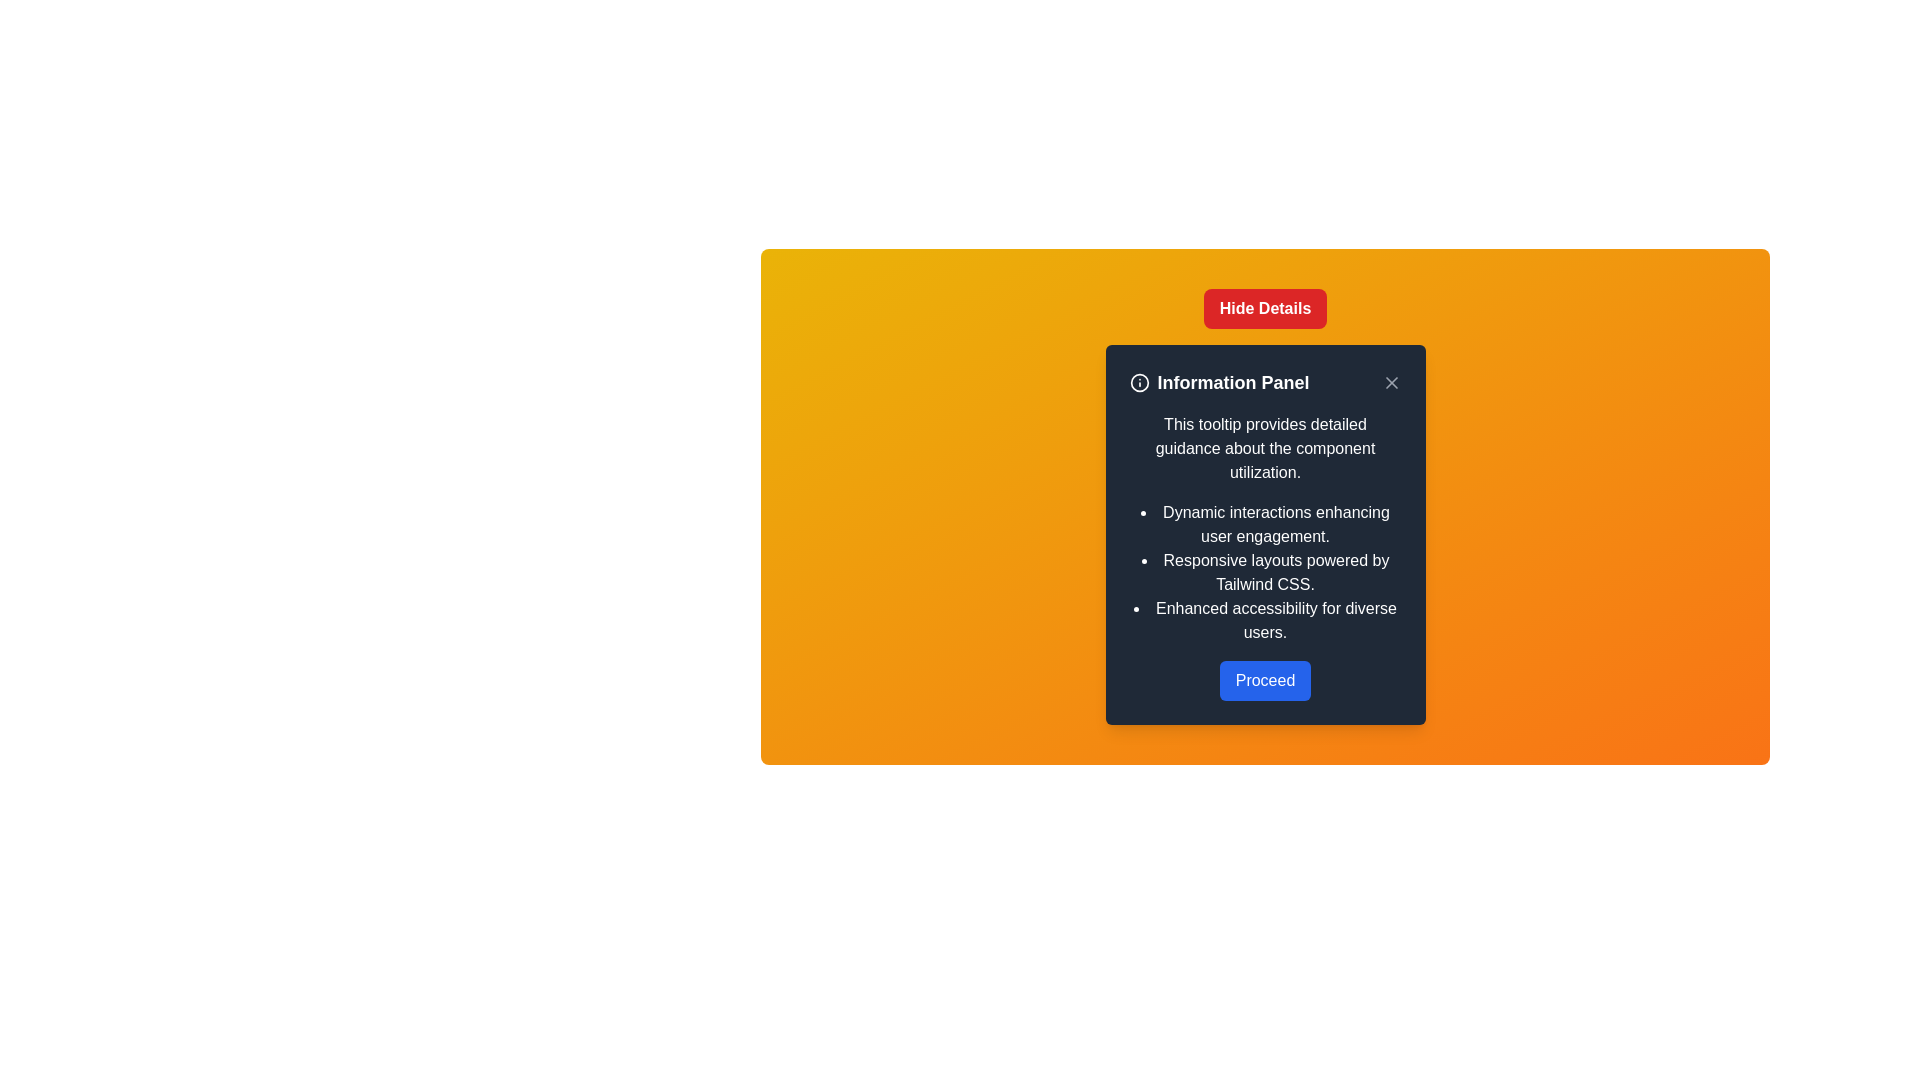 Image resolution: width=1920 pixels, height=1080 pixels. I want to click on 'Information Panel' text from the header bar located at the top of the tooltip, which includes a left-aligned bold text and an icon on the left side, so click(1264, 382).